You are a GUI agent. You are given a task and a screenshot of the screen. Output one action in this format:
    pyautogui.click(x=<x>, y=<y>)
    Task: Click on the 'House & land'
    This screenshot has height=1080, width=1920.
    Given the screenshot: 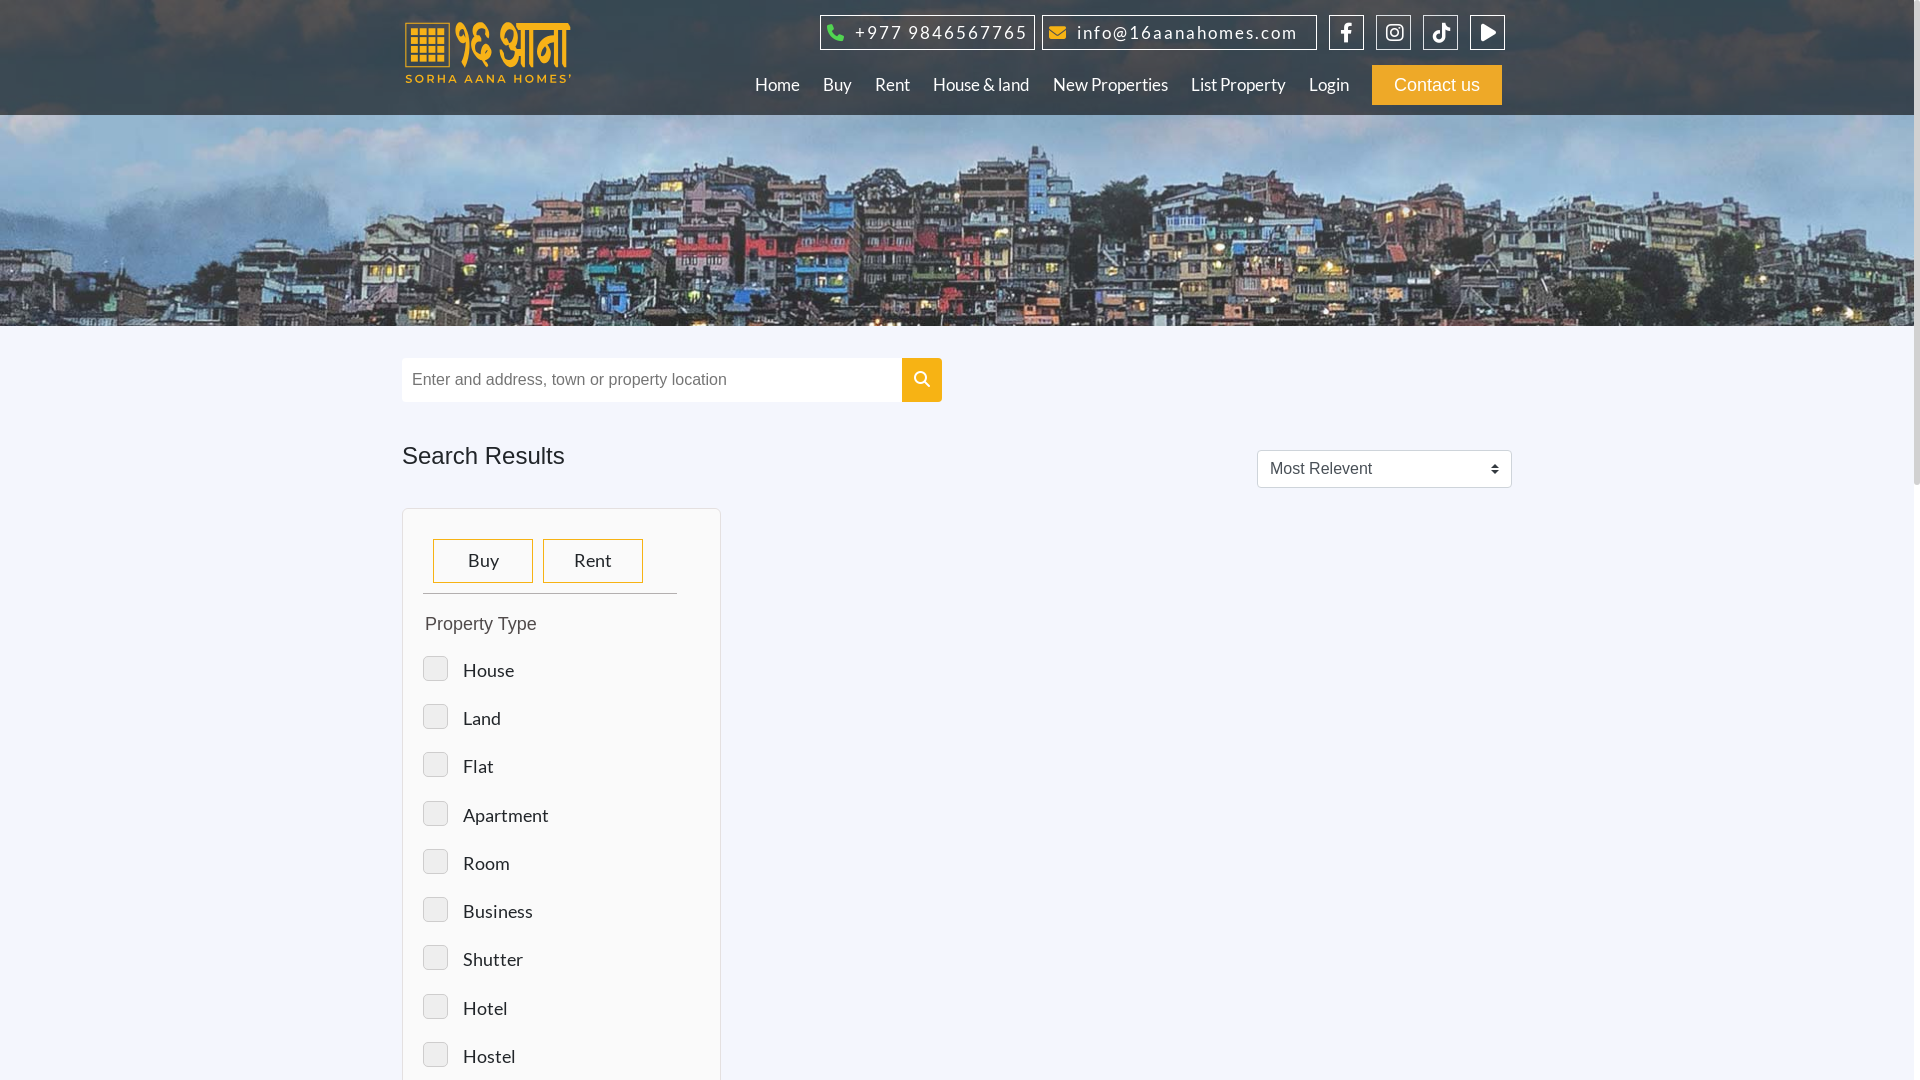 What is the action you would take?
    pyautogui.click(x=981, y=83)
    